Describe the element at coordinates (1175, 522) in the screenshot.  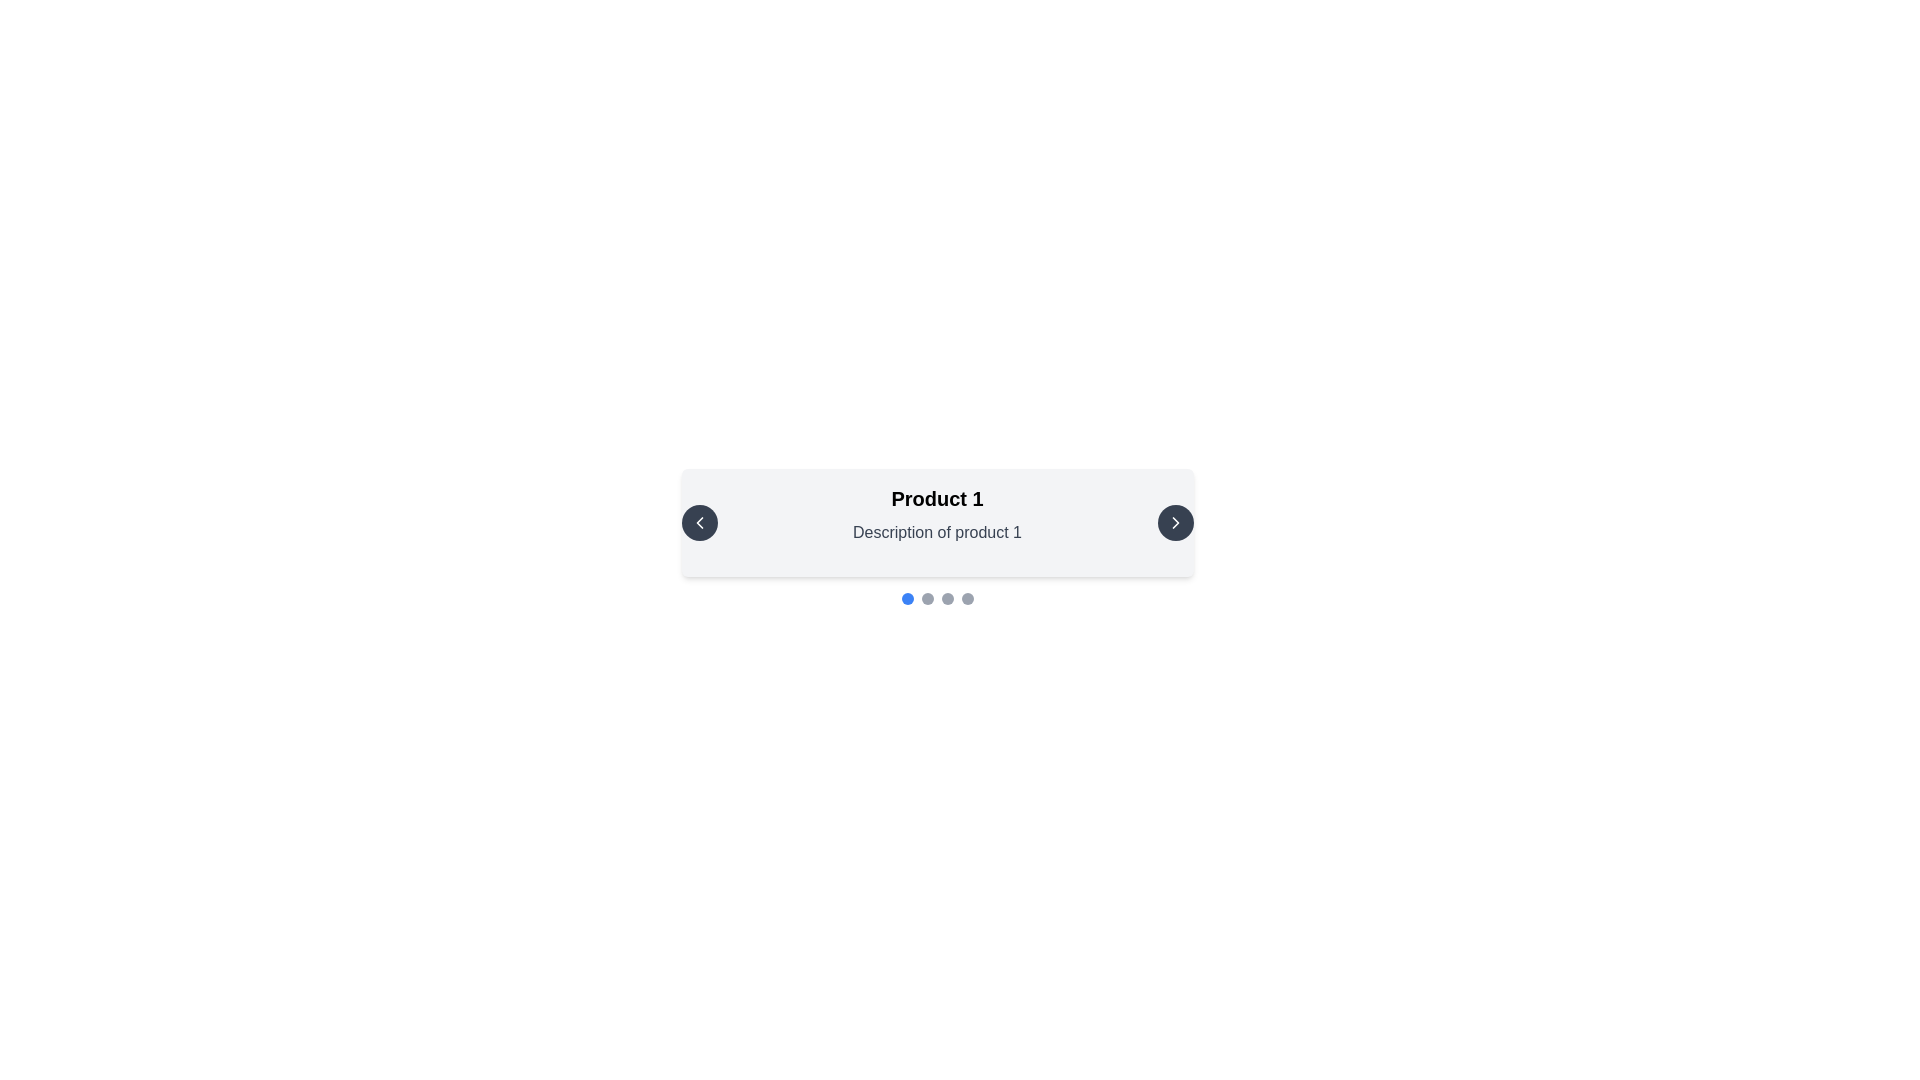
I see `the rightmost circular button's icon` at that location.